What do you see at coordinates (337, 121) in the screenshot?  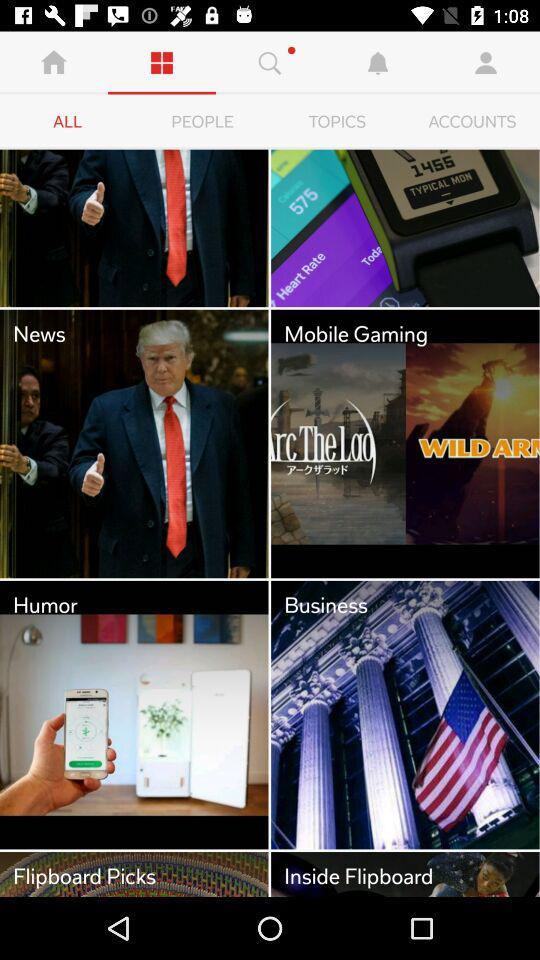 I see `item to the right of the people` at bounding box center [337, 121].